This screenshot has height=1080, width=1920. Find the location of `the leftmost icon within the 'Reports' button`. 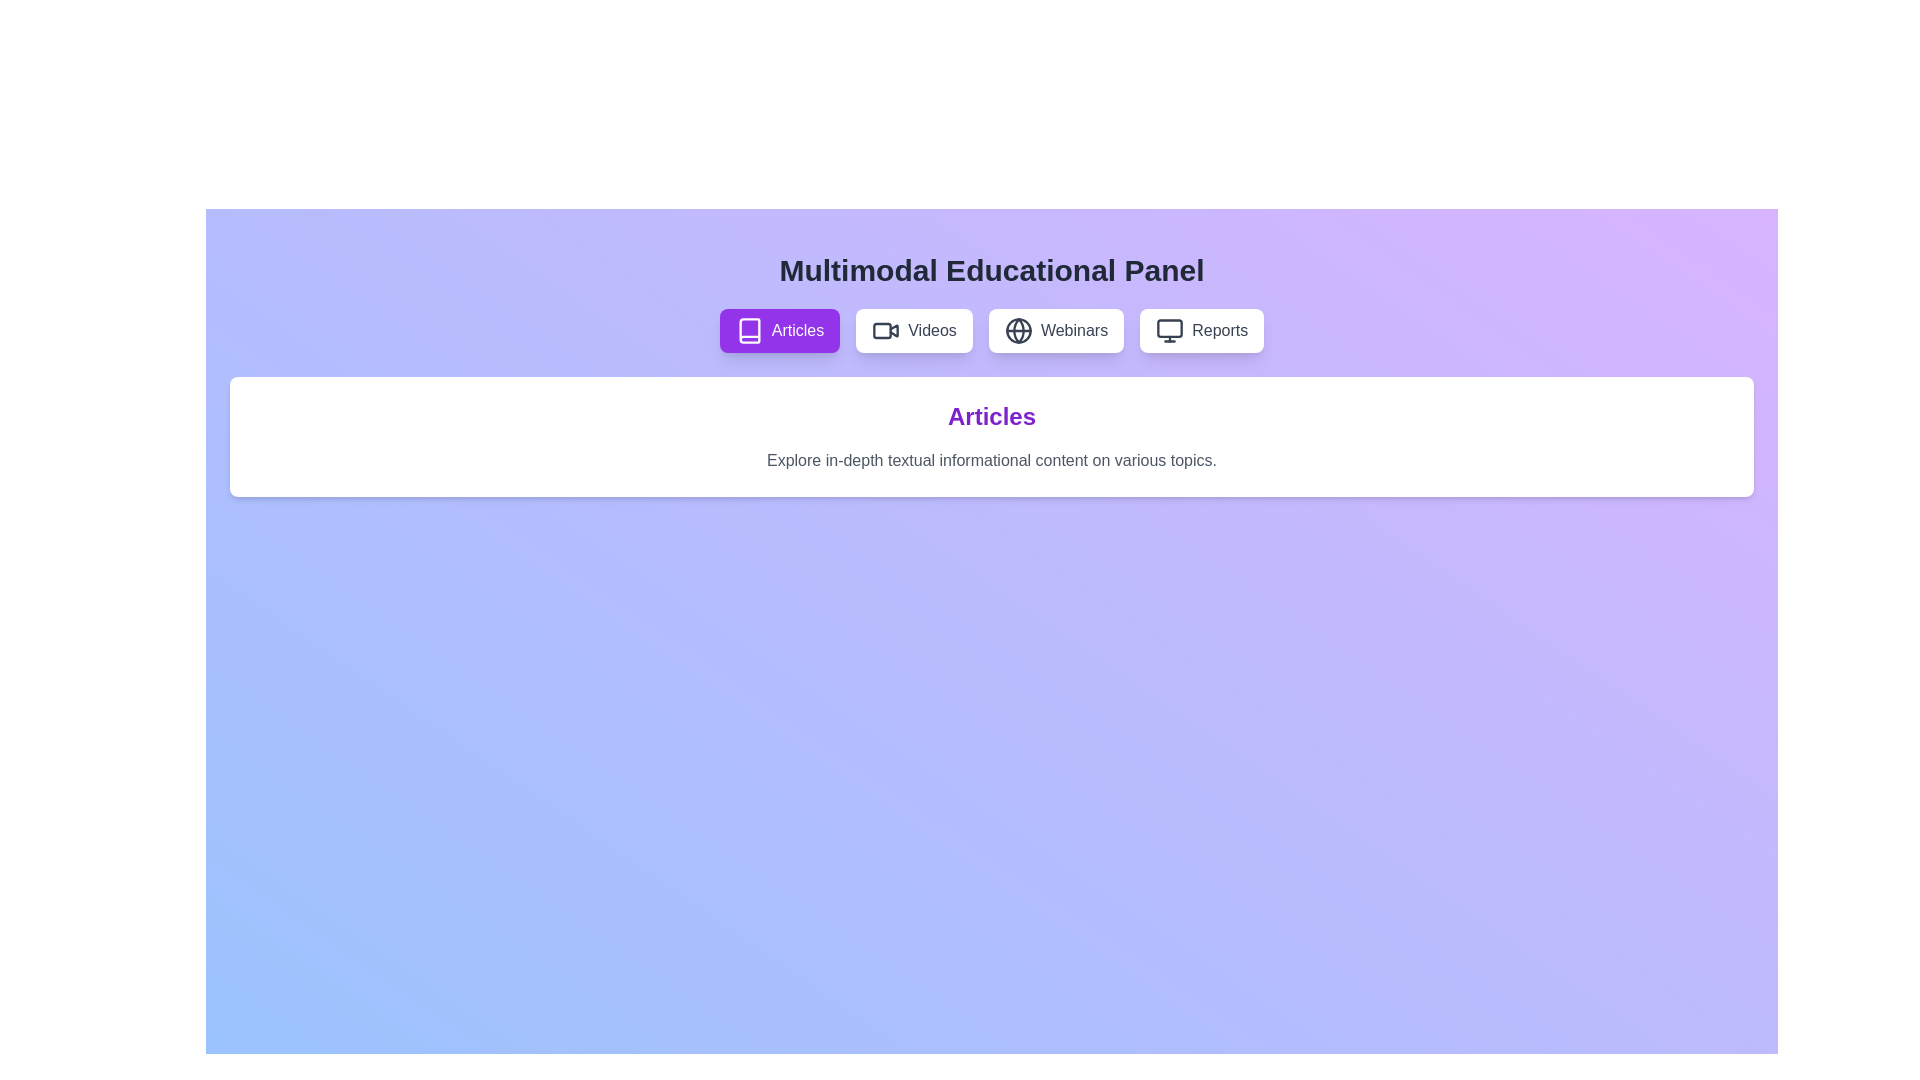

the leftmost icon within the 'Reports' button is located at coordinates (1170, 330).